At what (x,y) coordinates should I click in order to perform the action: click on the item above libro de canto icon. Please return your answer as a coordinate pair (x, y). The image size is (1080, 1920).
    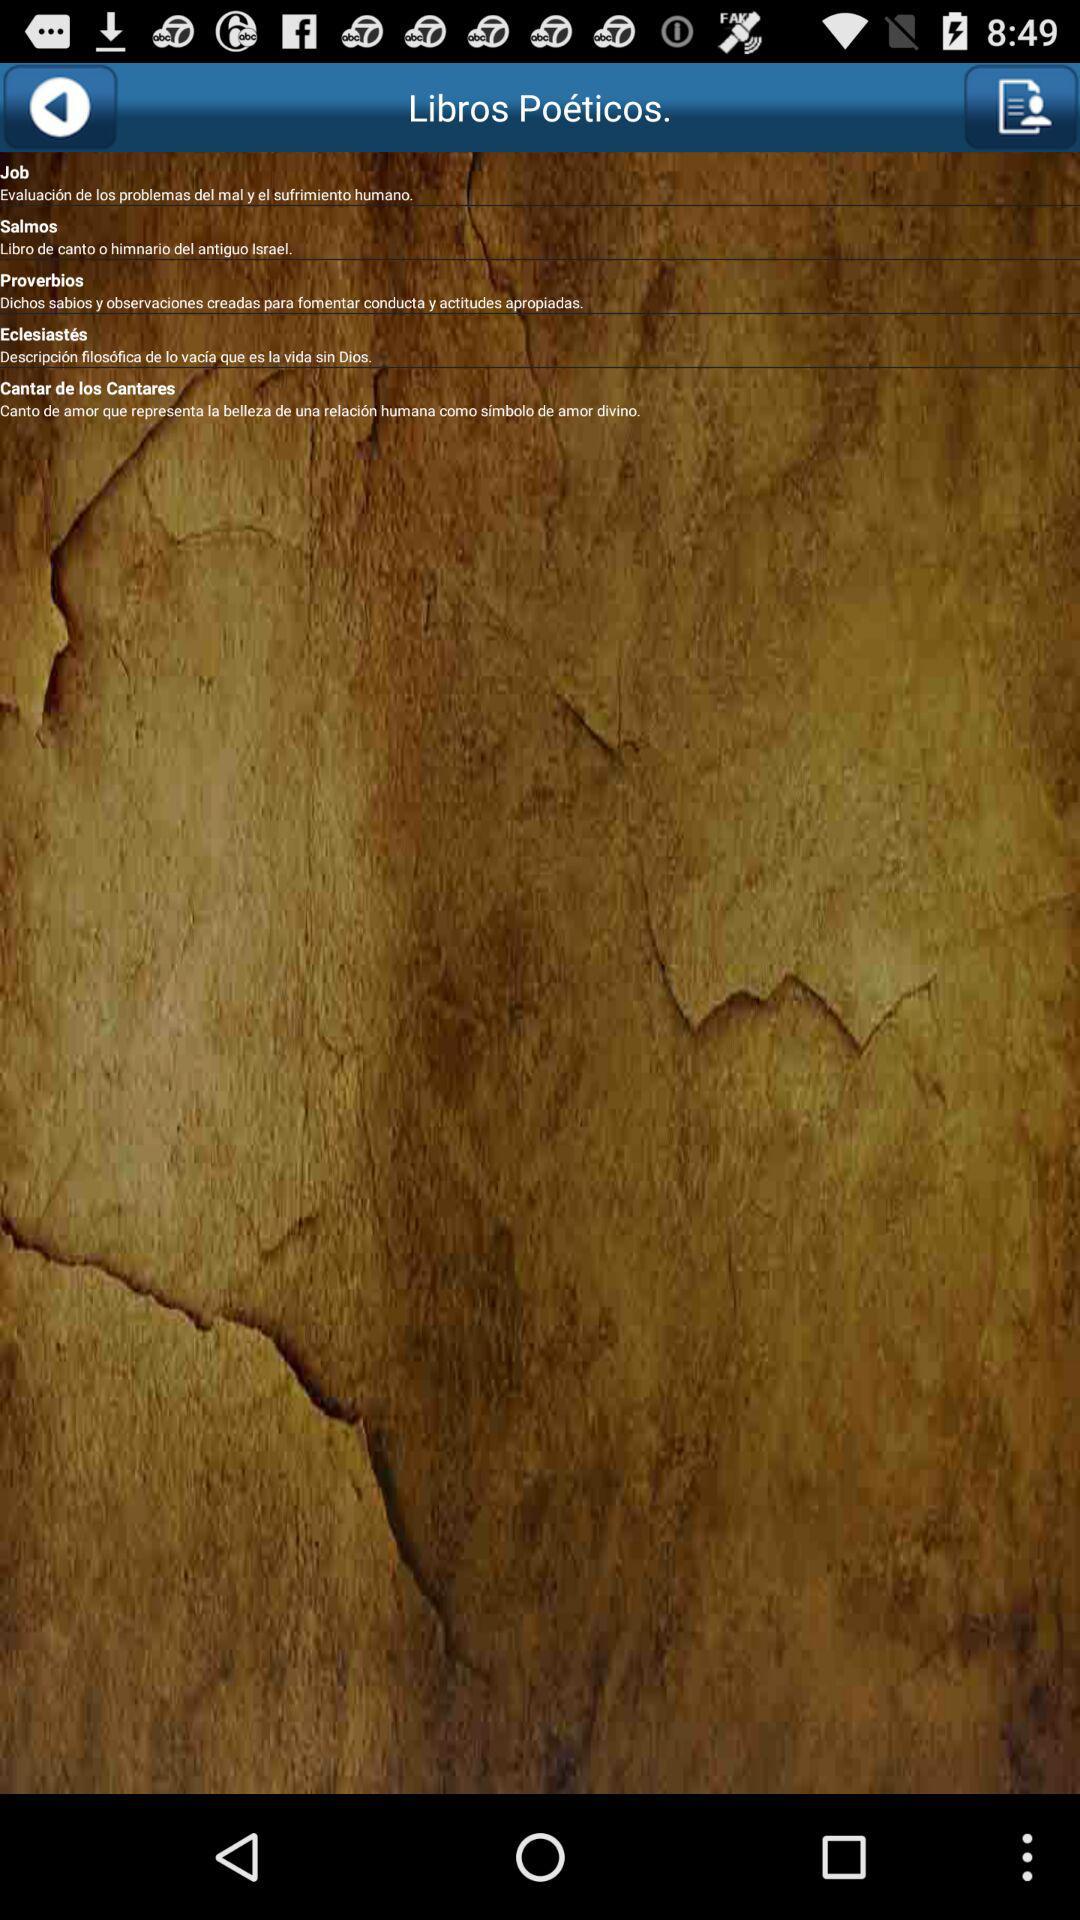
    Looking at the image, I should click on (540, 221).